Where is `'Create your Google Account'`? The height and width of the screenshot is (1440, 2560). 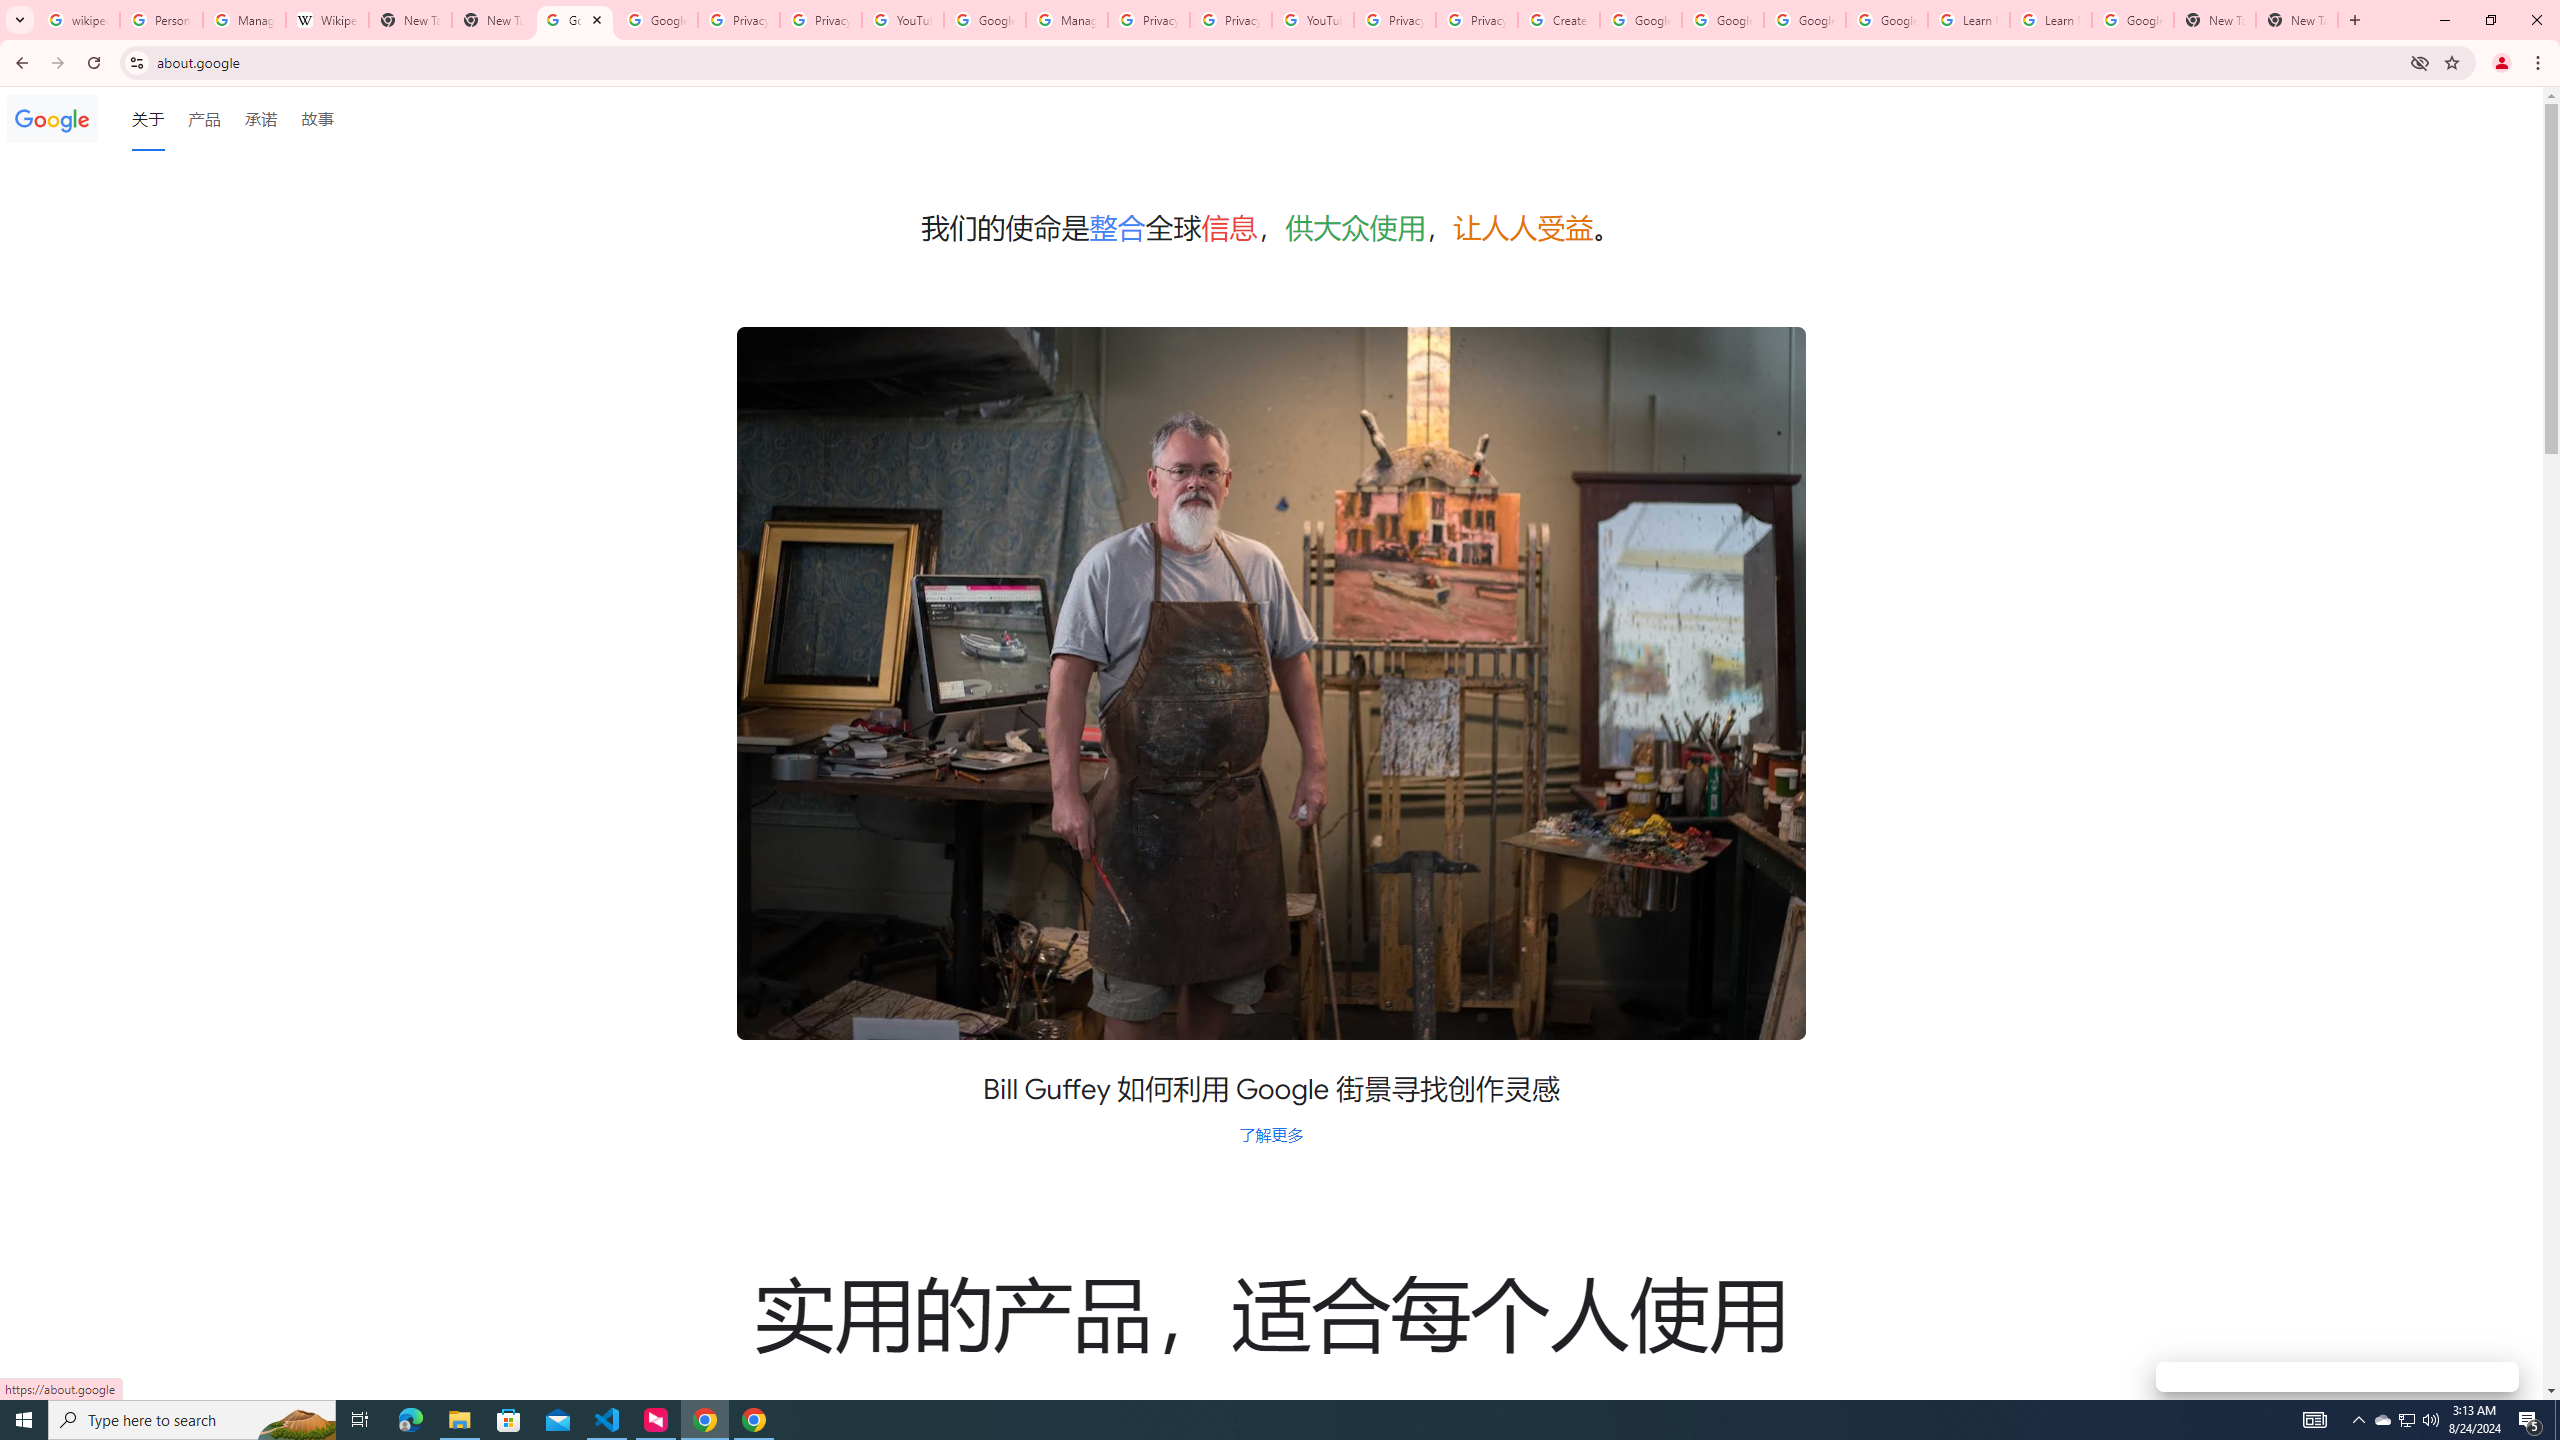
'Create your Google Account' is located at coordinates (1558, 19).